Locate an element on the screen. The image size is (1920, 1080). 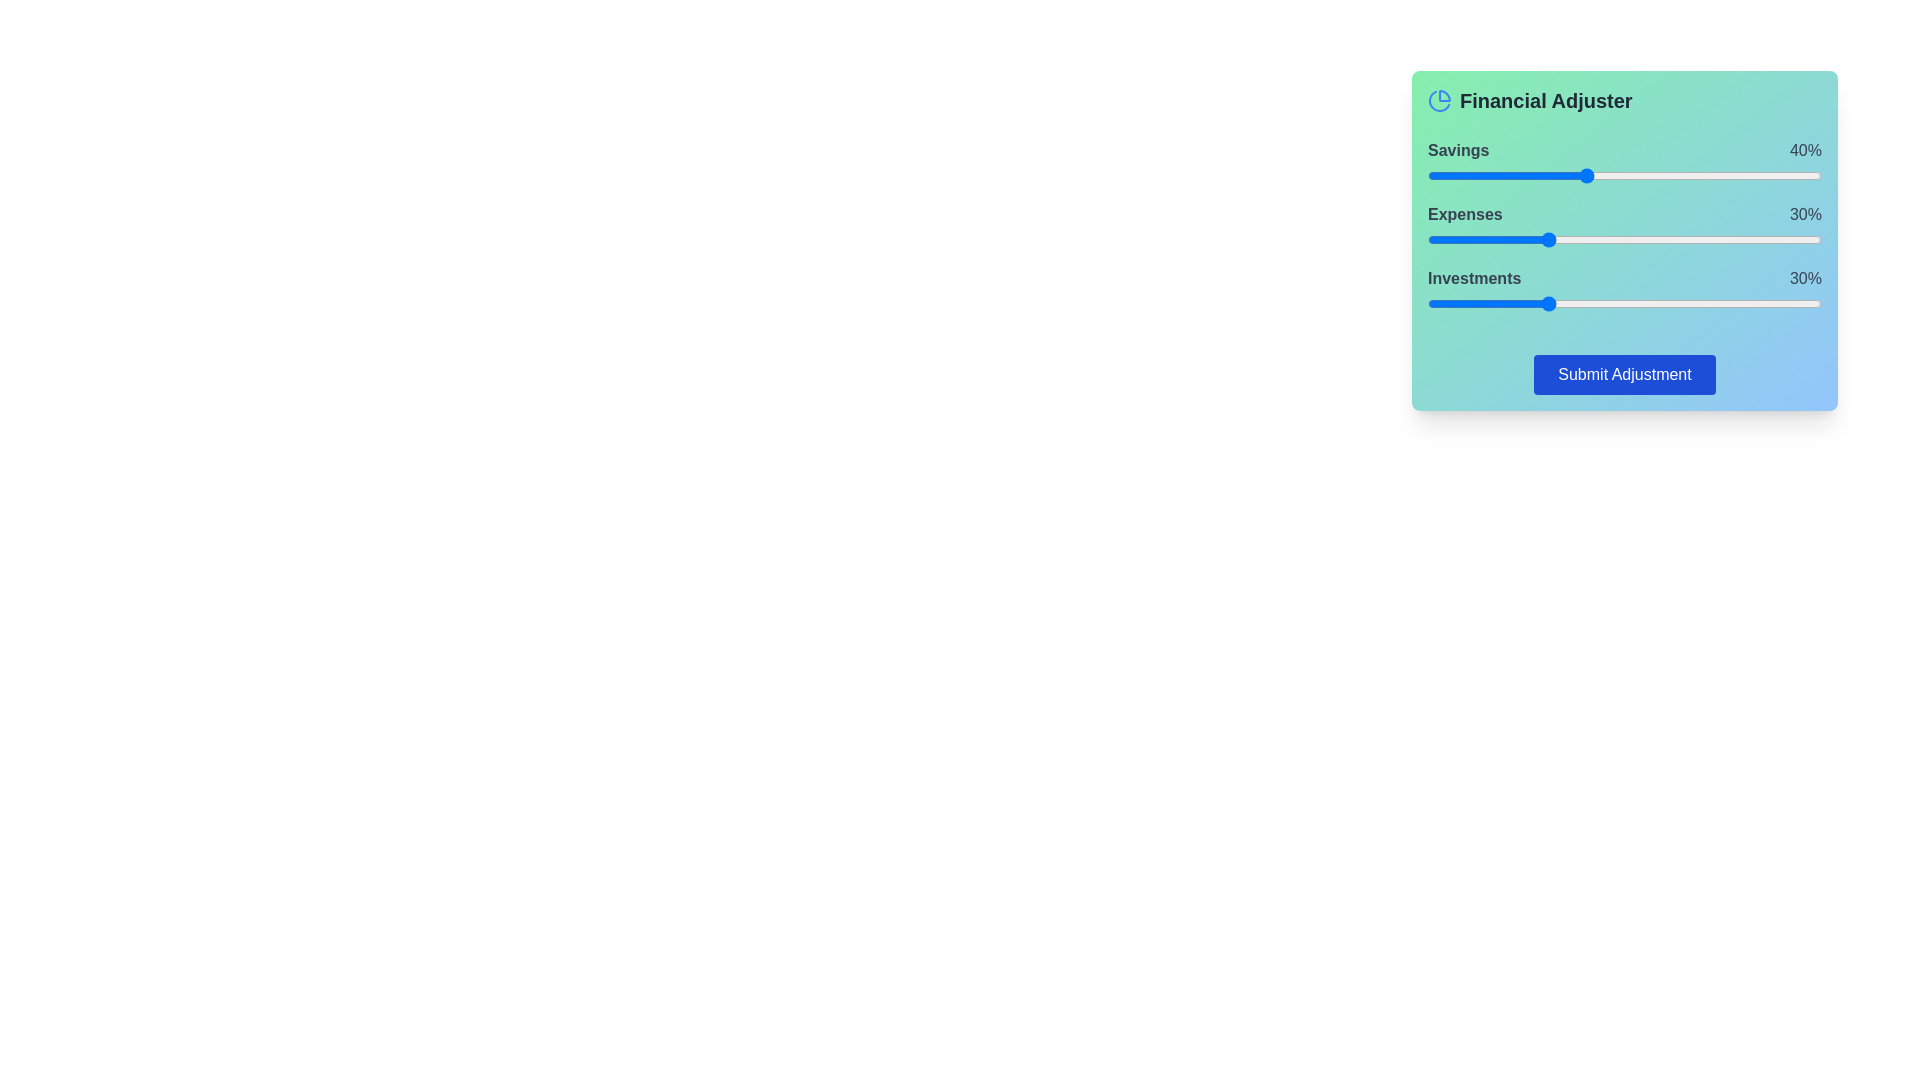
the savings slider to set the percentage to 16 is located at coordinates (1491, 175).